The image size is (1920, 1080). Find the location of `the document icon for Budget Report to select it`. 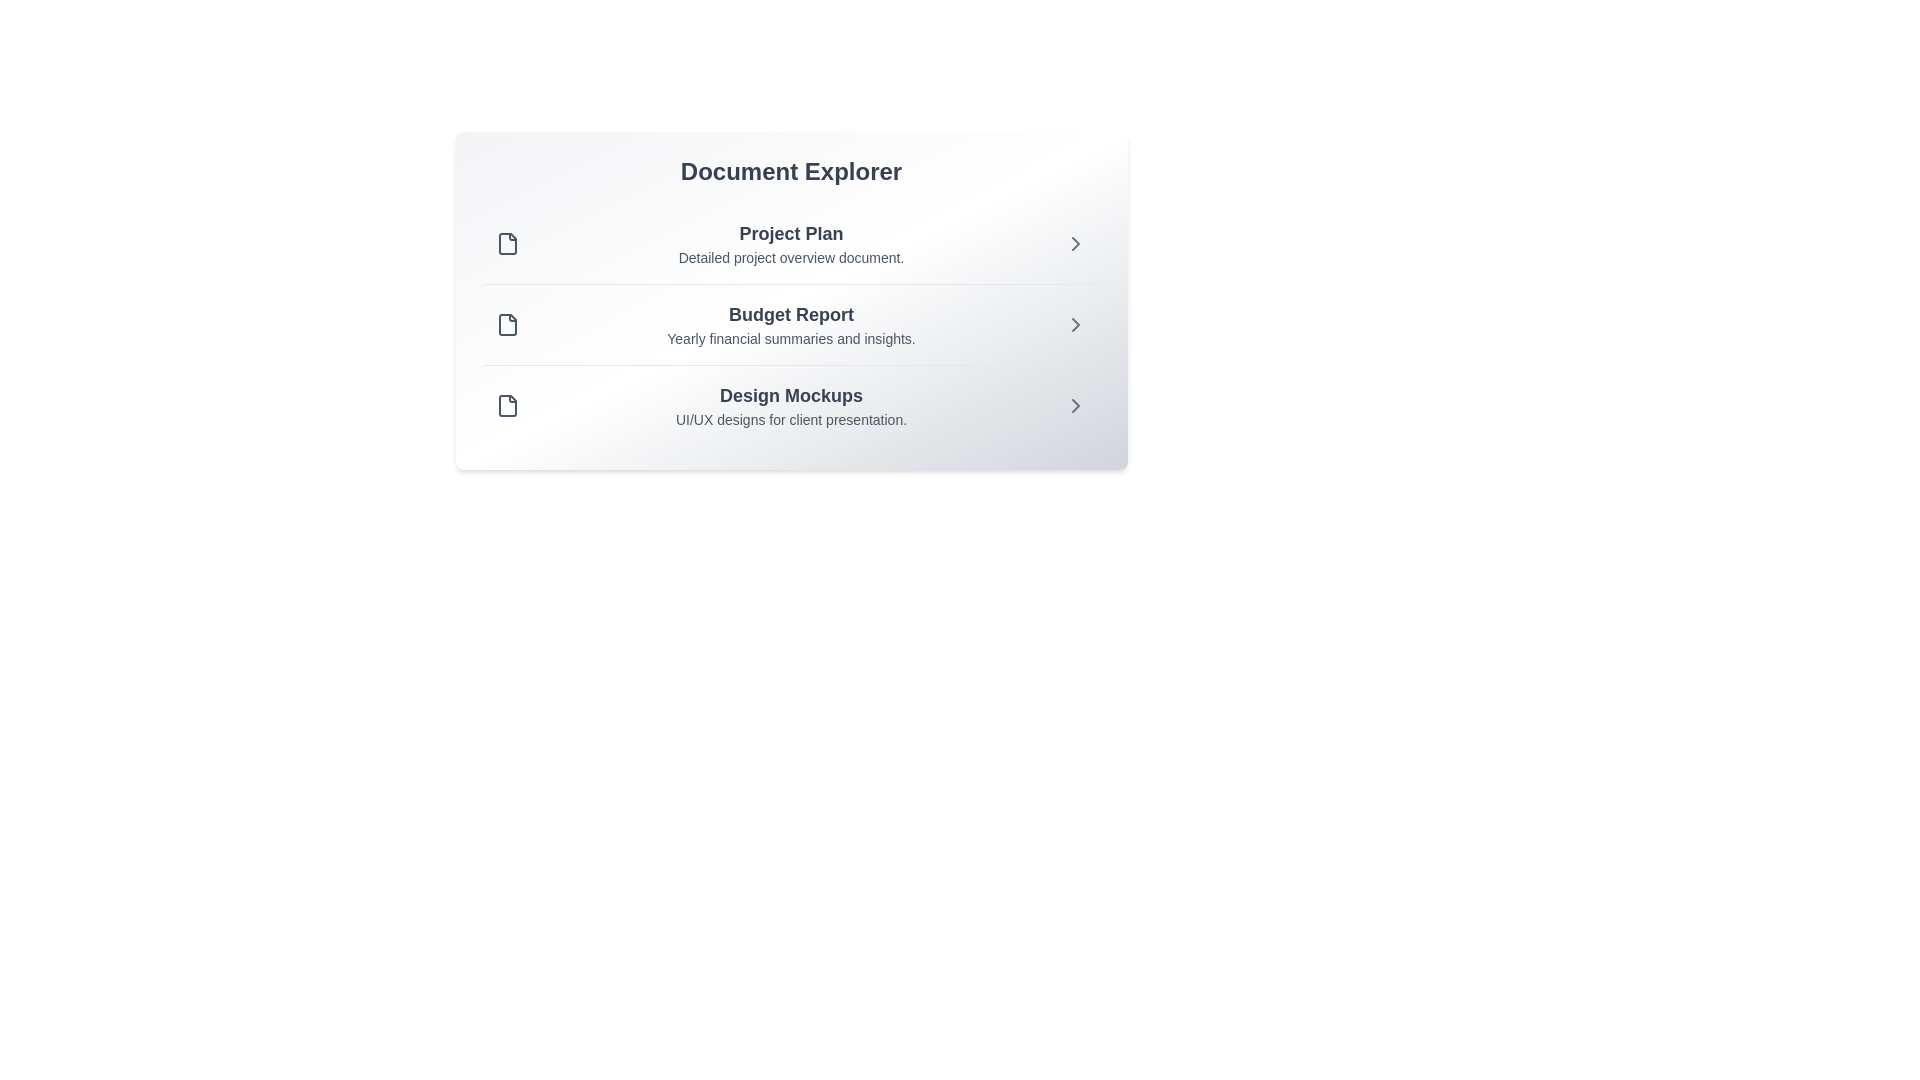

the document icon for Budget Report to select it is located at coordinates (507, 323).